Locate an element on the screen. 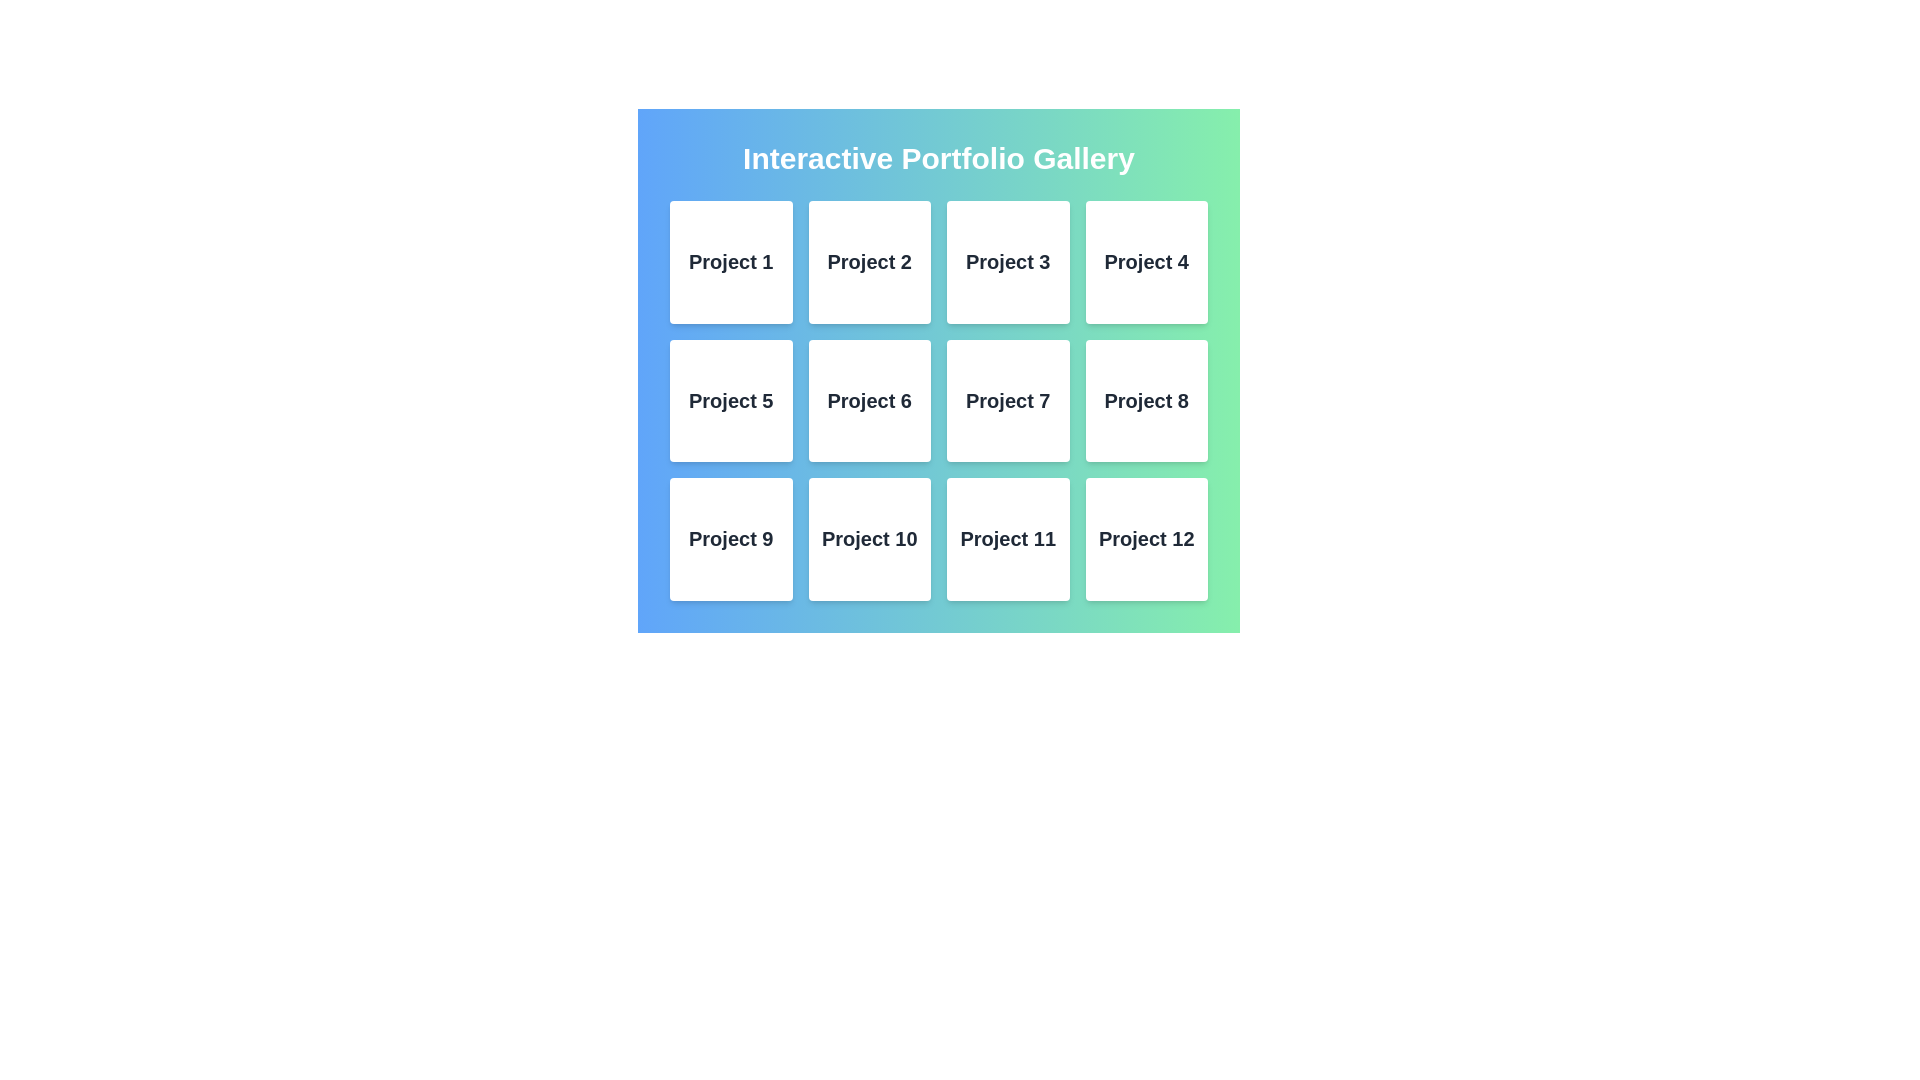  the third card in the last row of the portfolio grid layout is located at coordinates (1008, 538).